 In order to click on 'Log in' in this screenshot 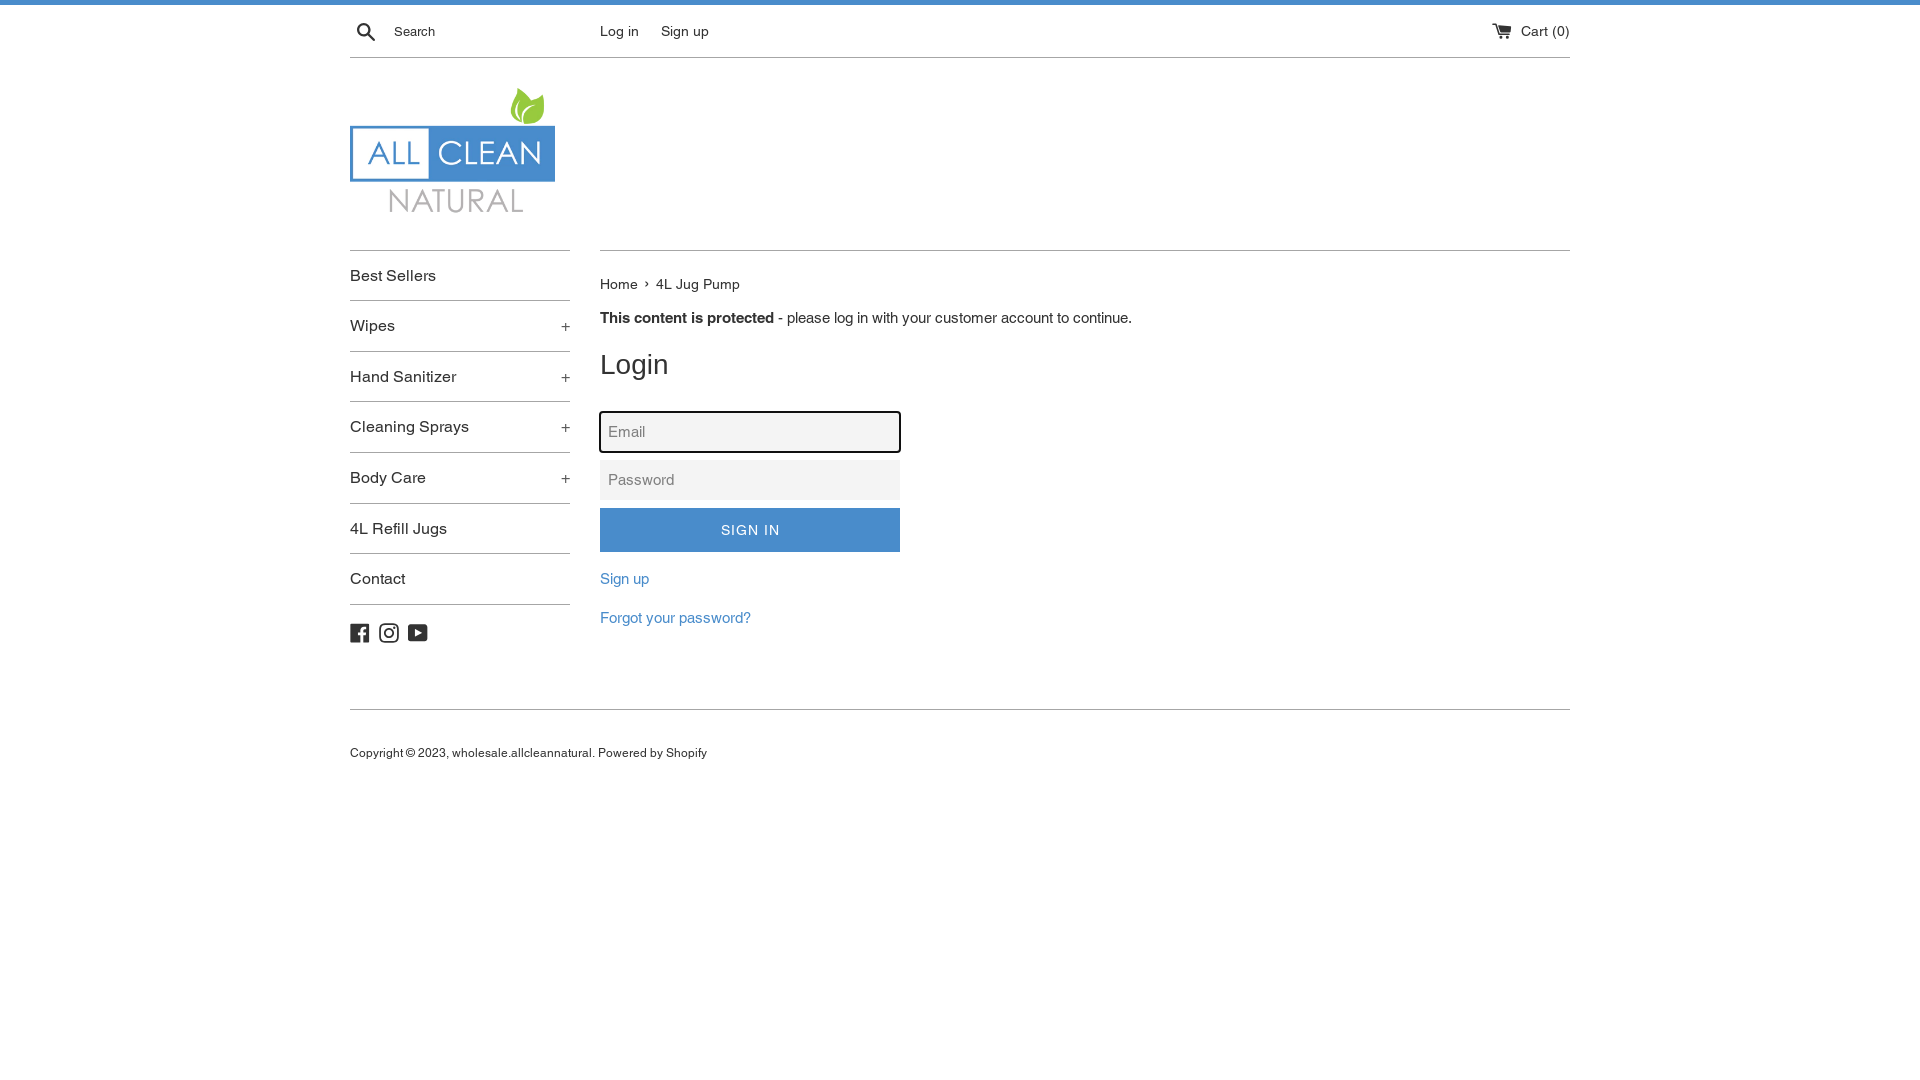, I will do `click(599, 30)`.